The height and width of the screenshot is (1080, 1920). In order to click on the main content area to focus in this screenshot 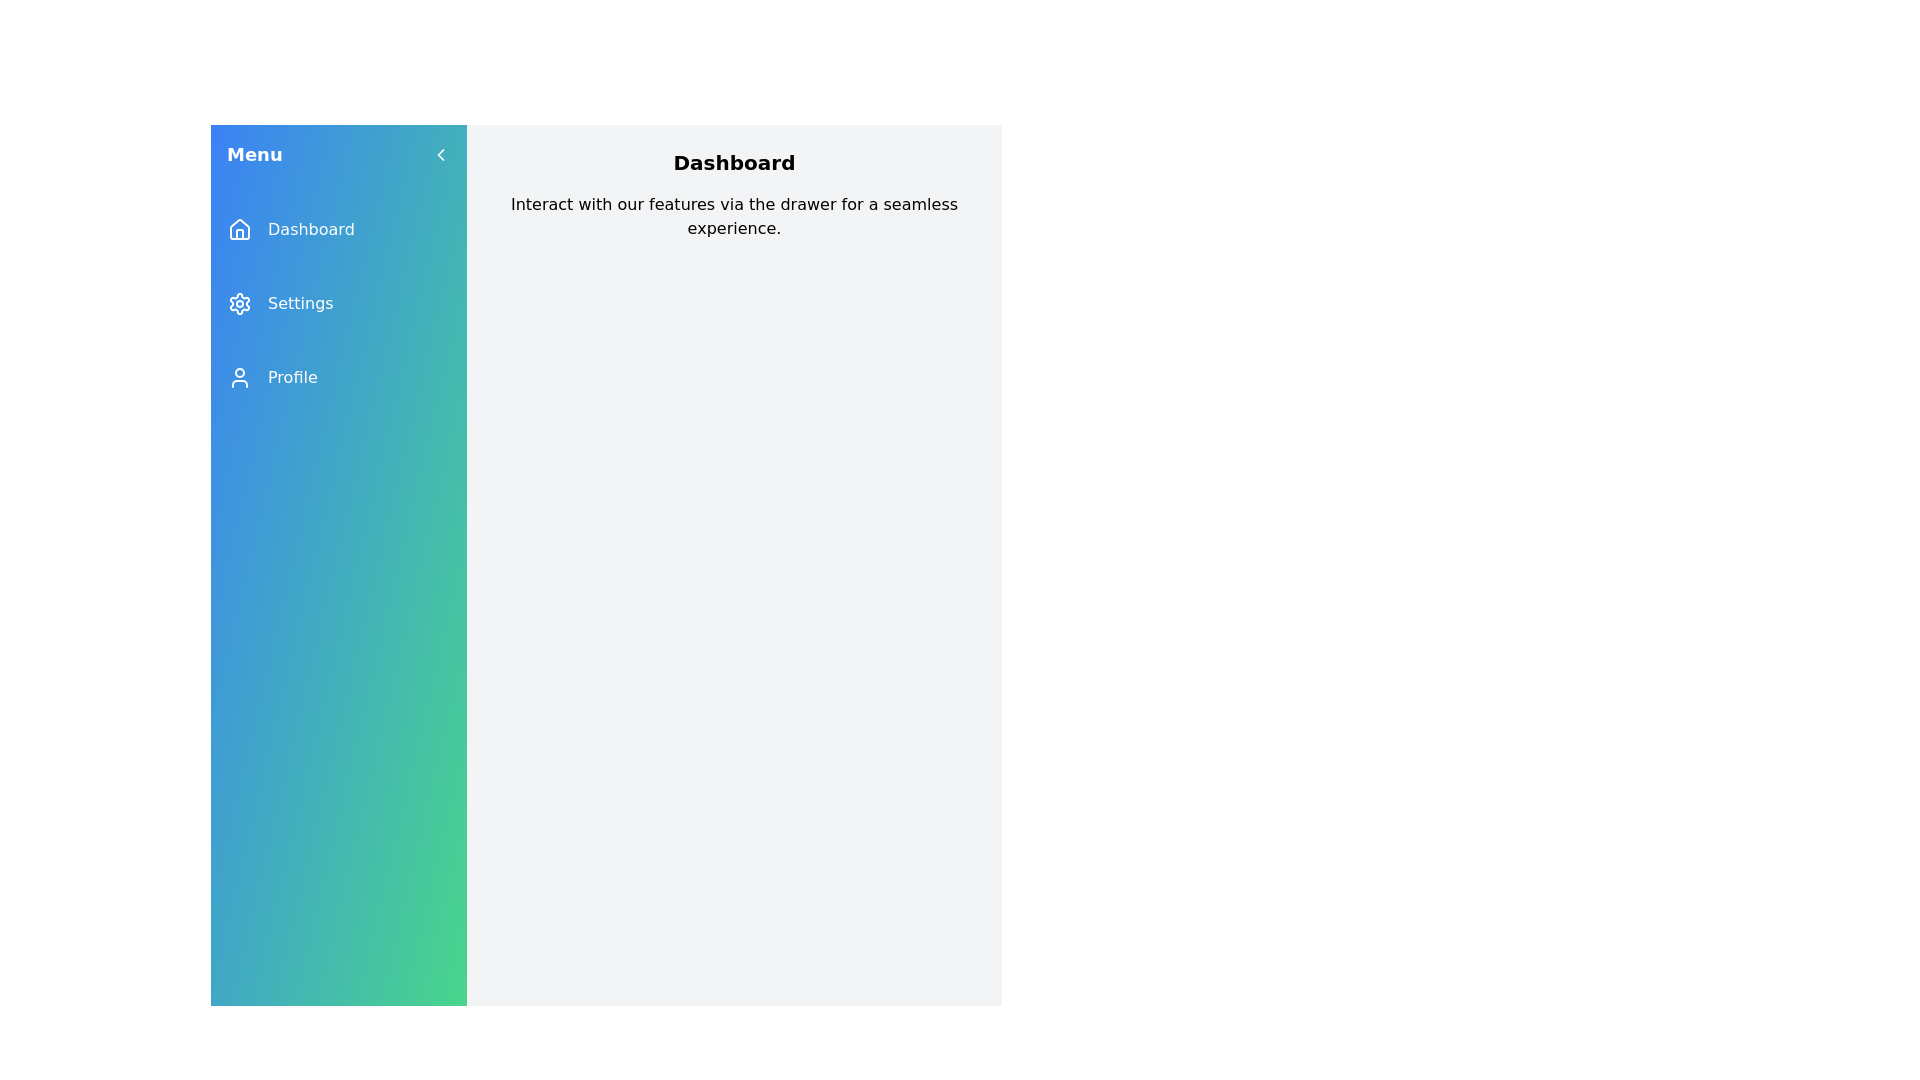, I will do `click(733, 664)`.